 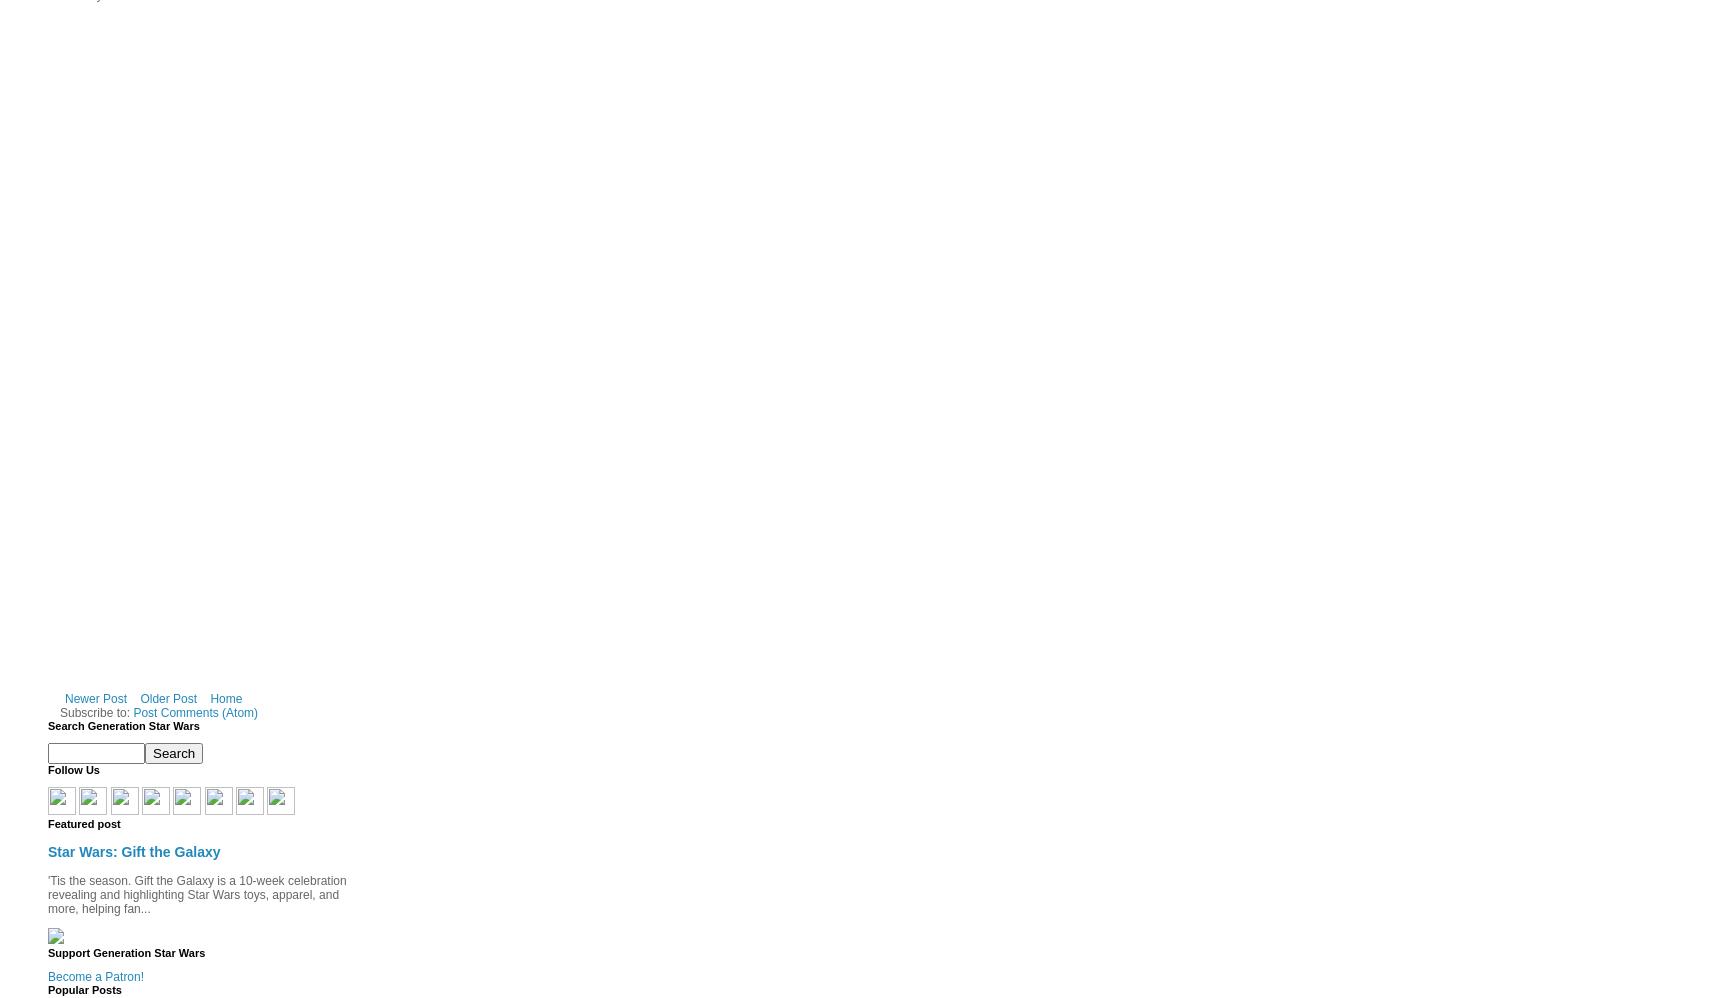 What do you see at coordinates (95, 712) in the screenshot?
I see `'Subscribe to:'` at bounding box center [95, 712].